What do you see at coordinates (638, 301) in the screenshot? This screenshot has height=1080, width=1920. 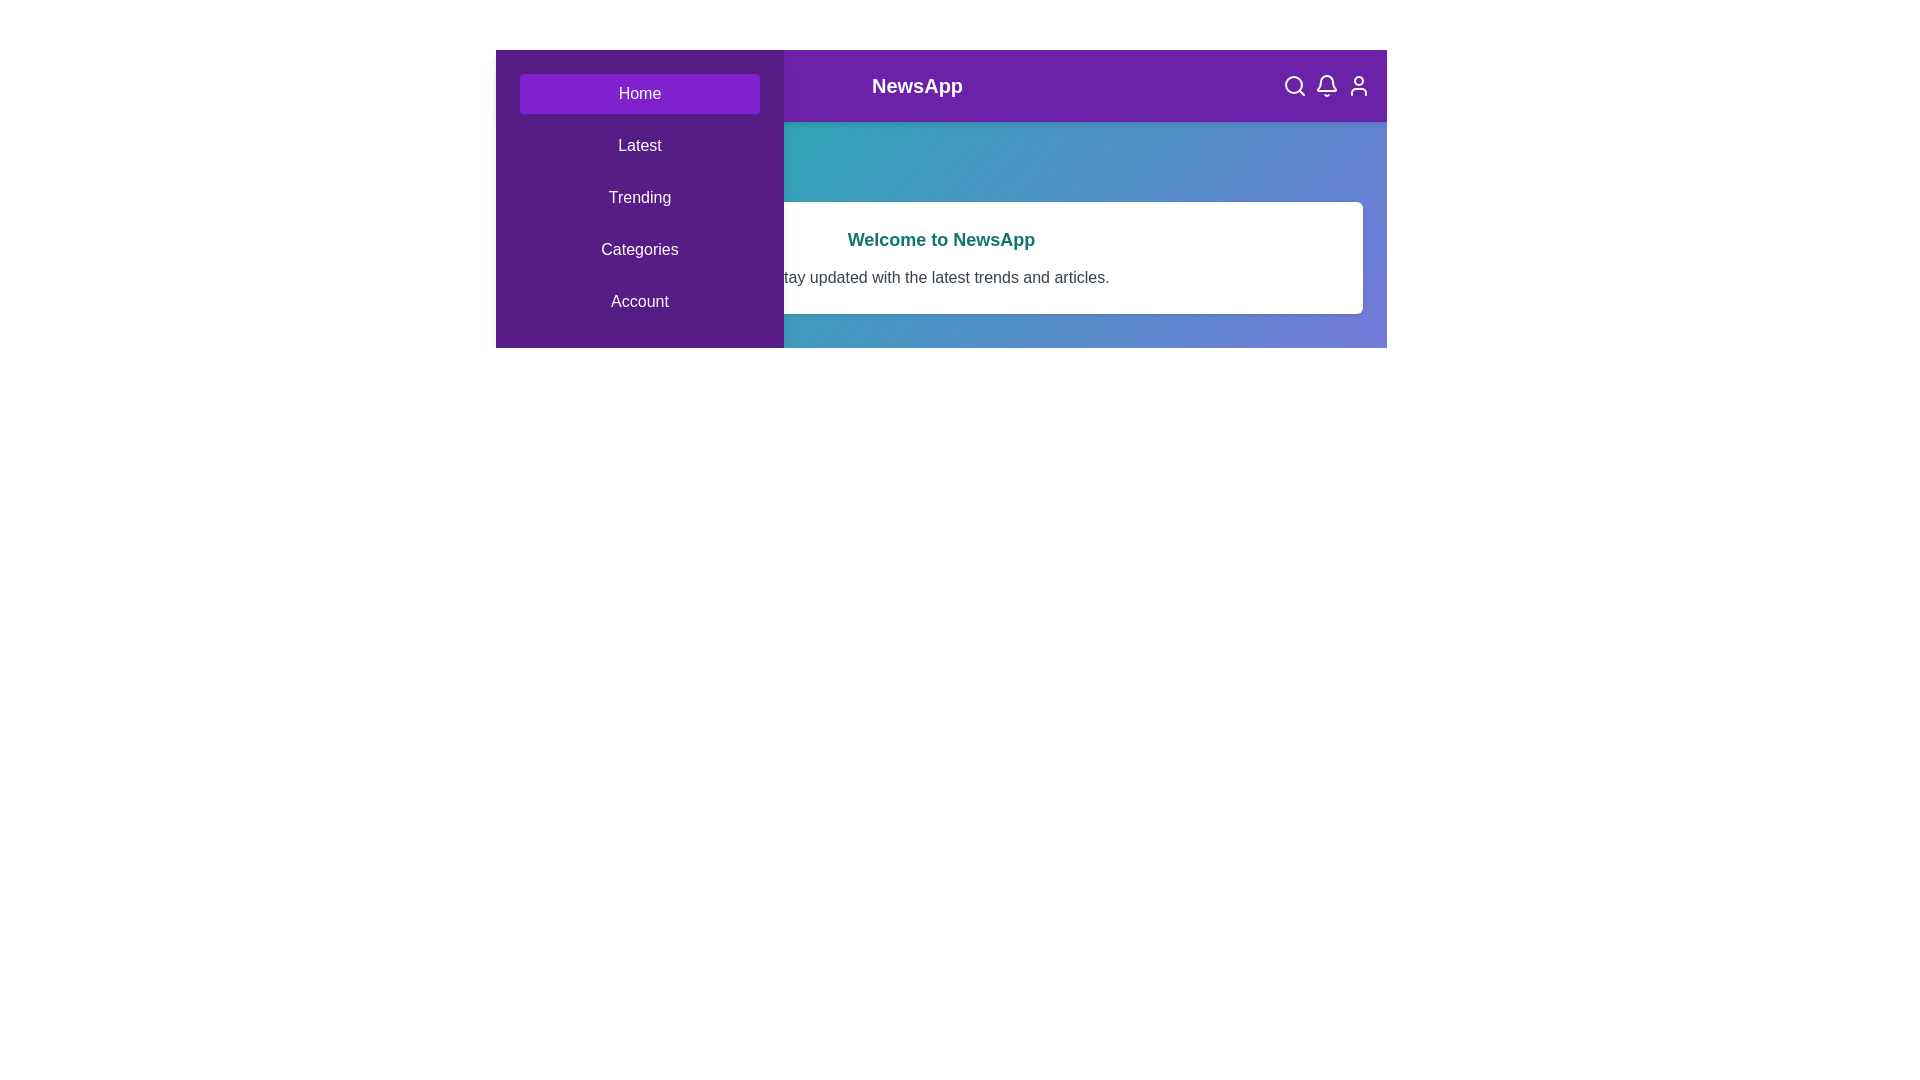 I see `the Account navigation tab` at bounding box center [638, 301].